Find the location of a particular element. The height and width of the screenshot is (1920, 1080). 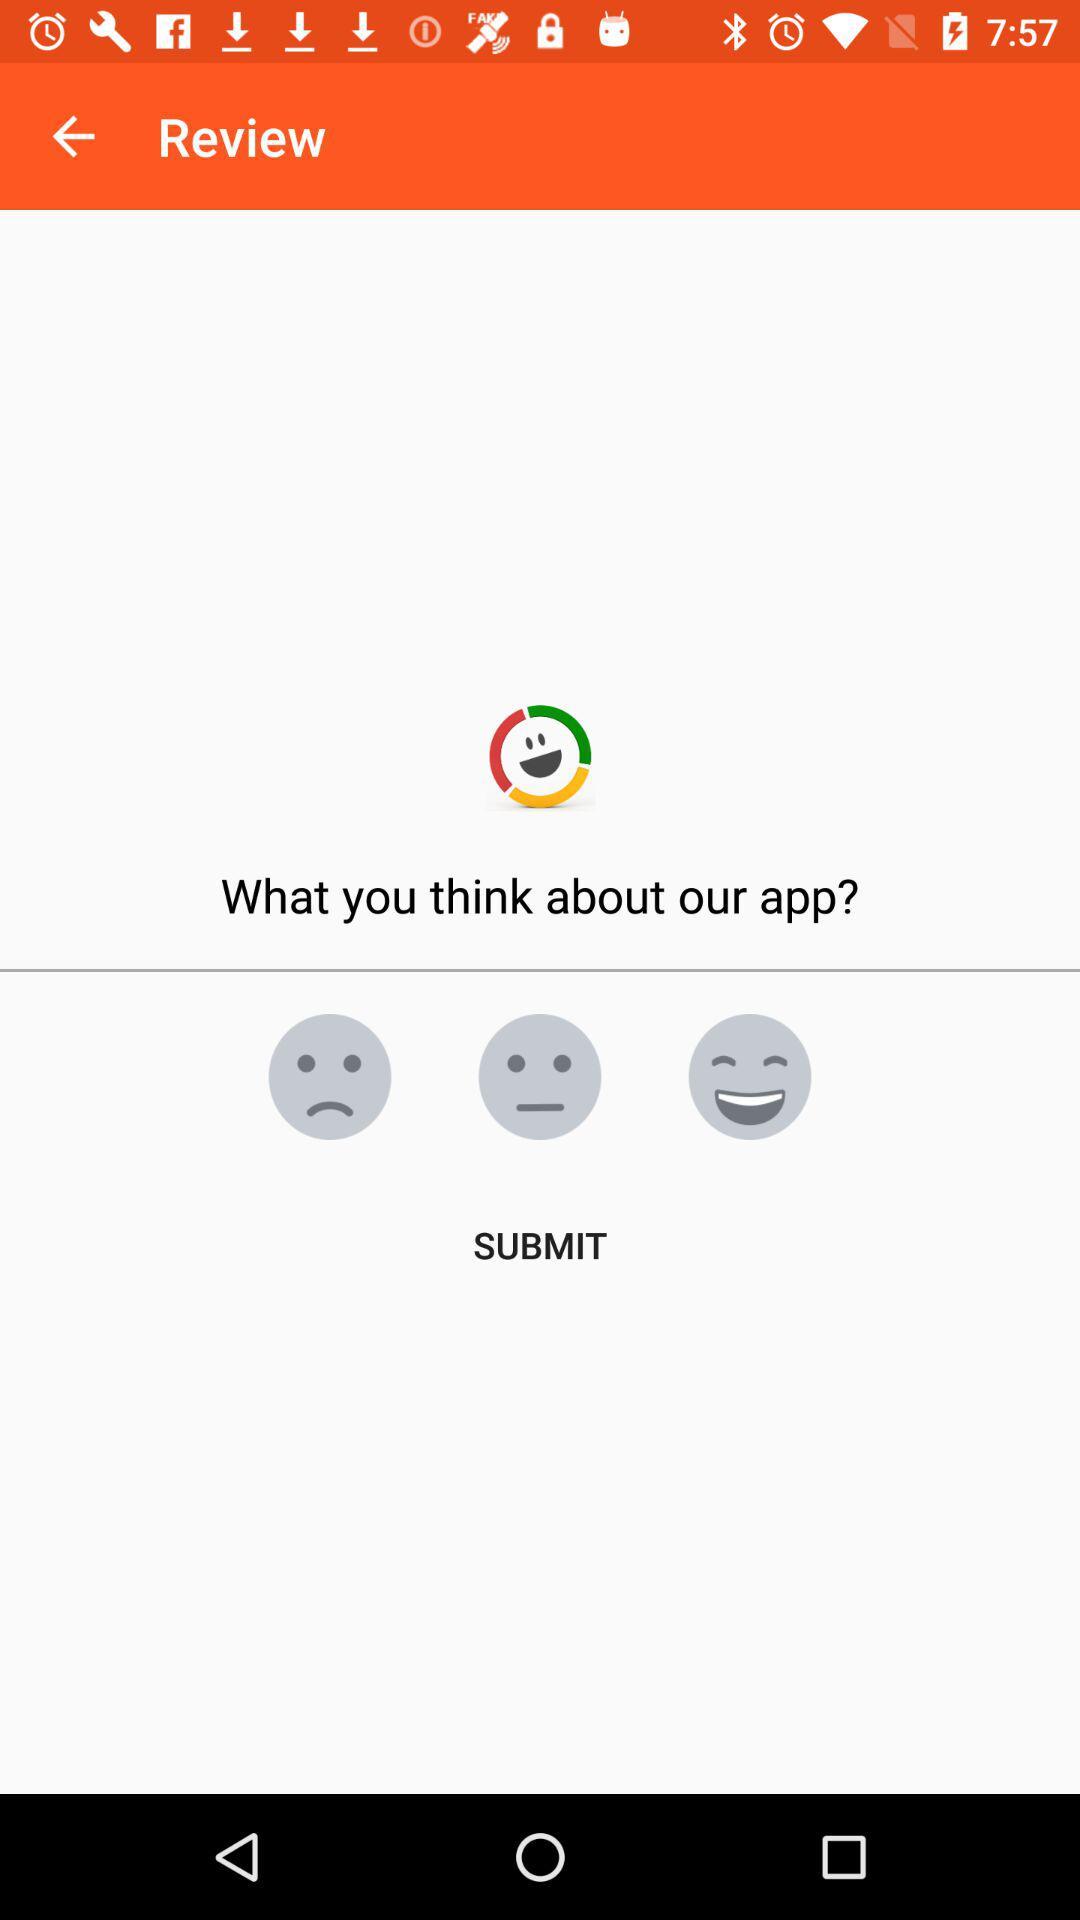

the emoji icon is located at coordinates (749, 1075).